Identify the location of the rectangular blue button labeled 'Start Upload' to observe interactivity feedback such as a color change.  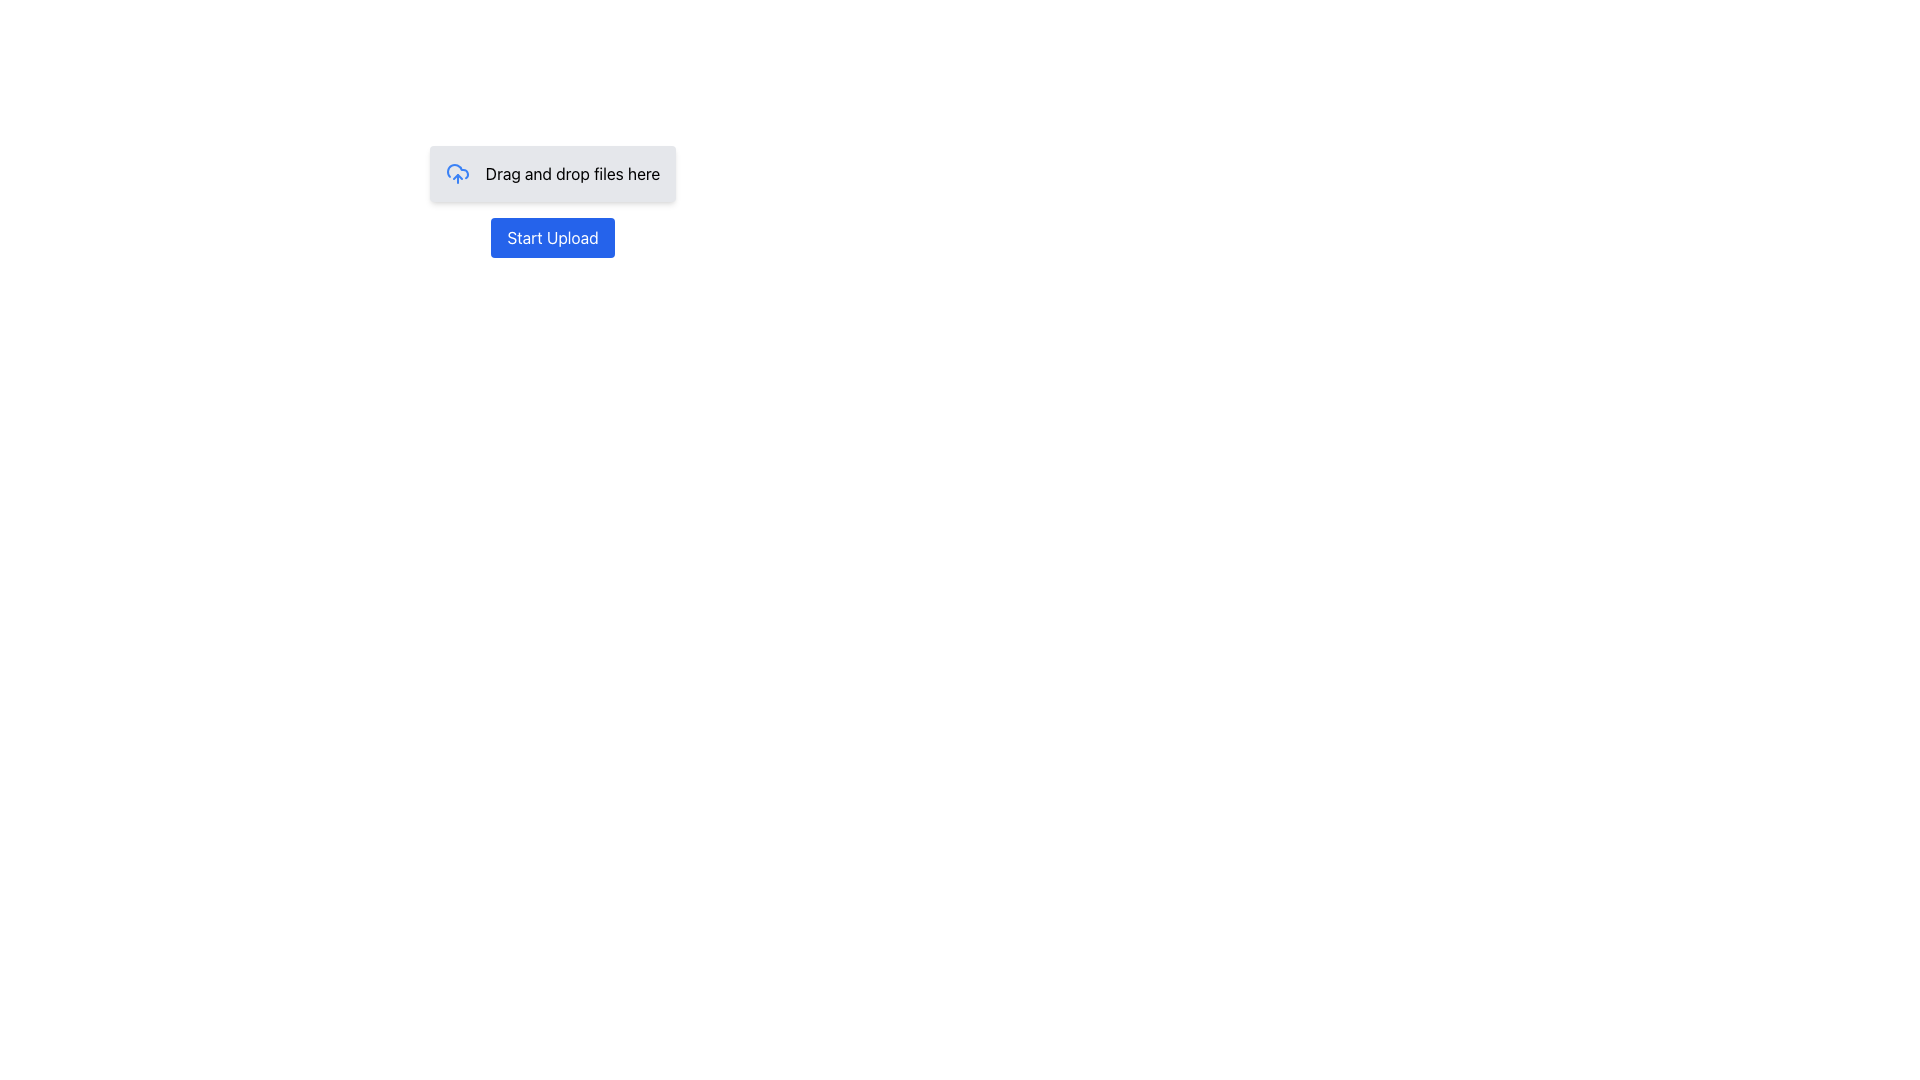
(552, 237).